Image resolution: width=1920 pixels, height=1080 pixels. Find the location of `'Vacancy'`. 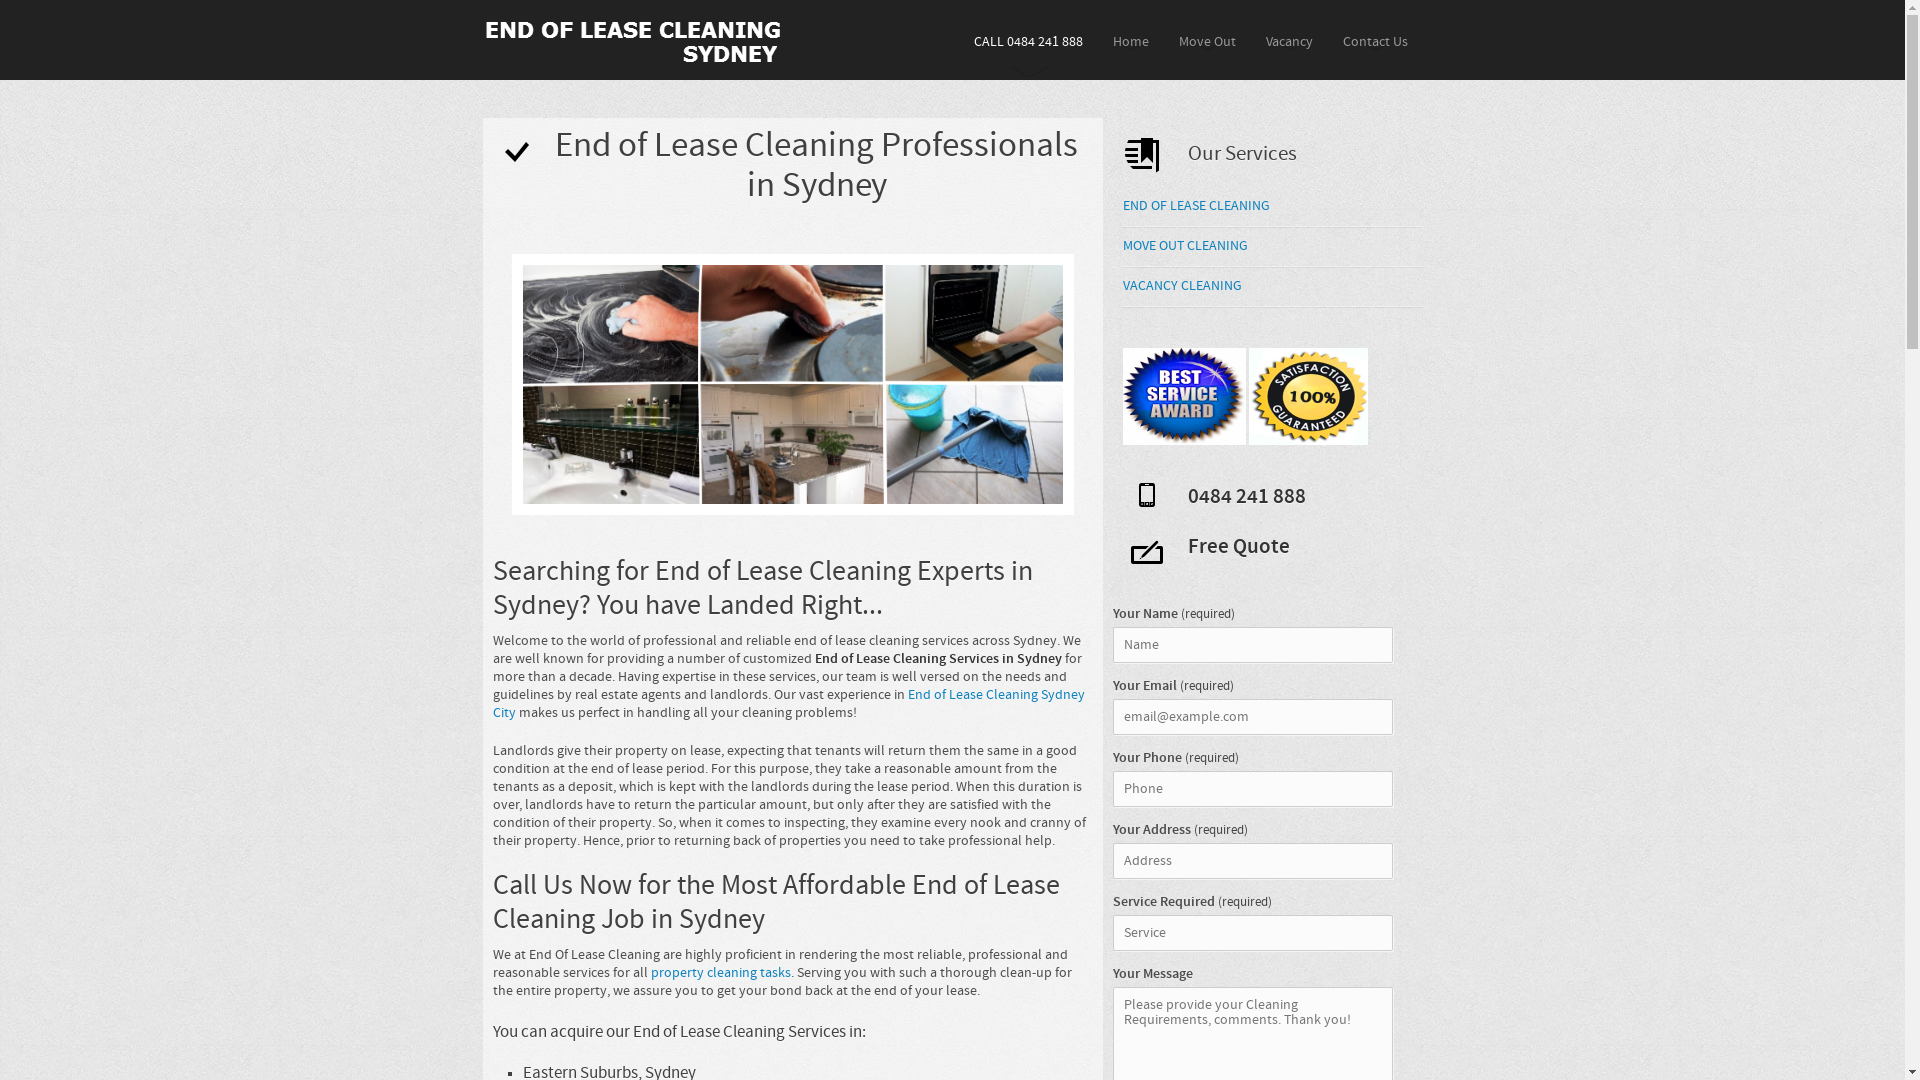

'Vacancy' is located at coordinates (1288, 38).